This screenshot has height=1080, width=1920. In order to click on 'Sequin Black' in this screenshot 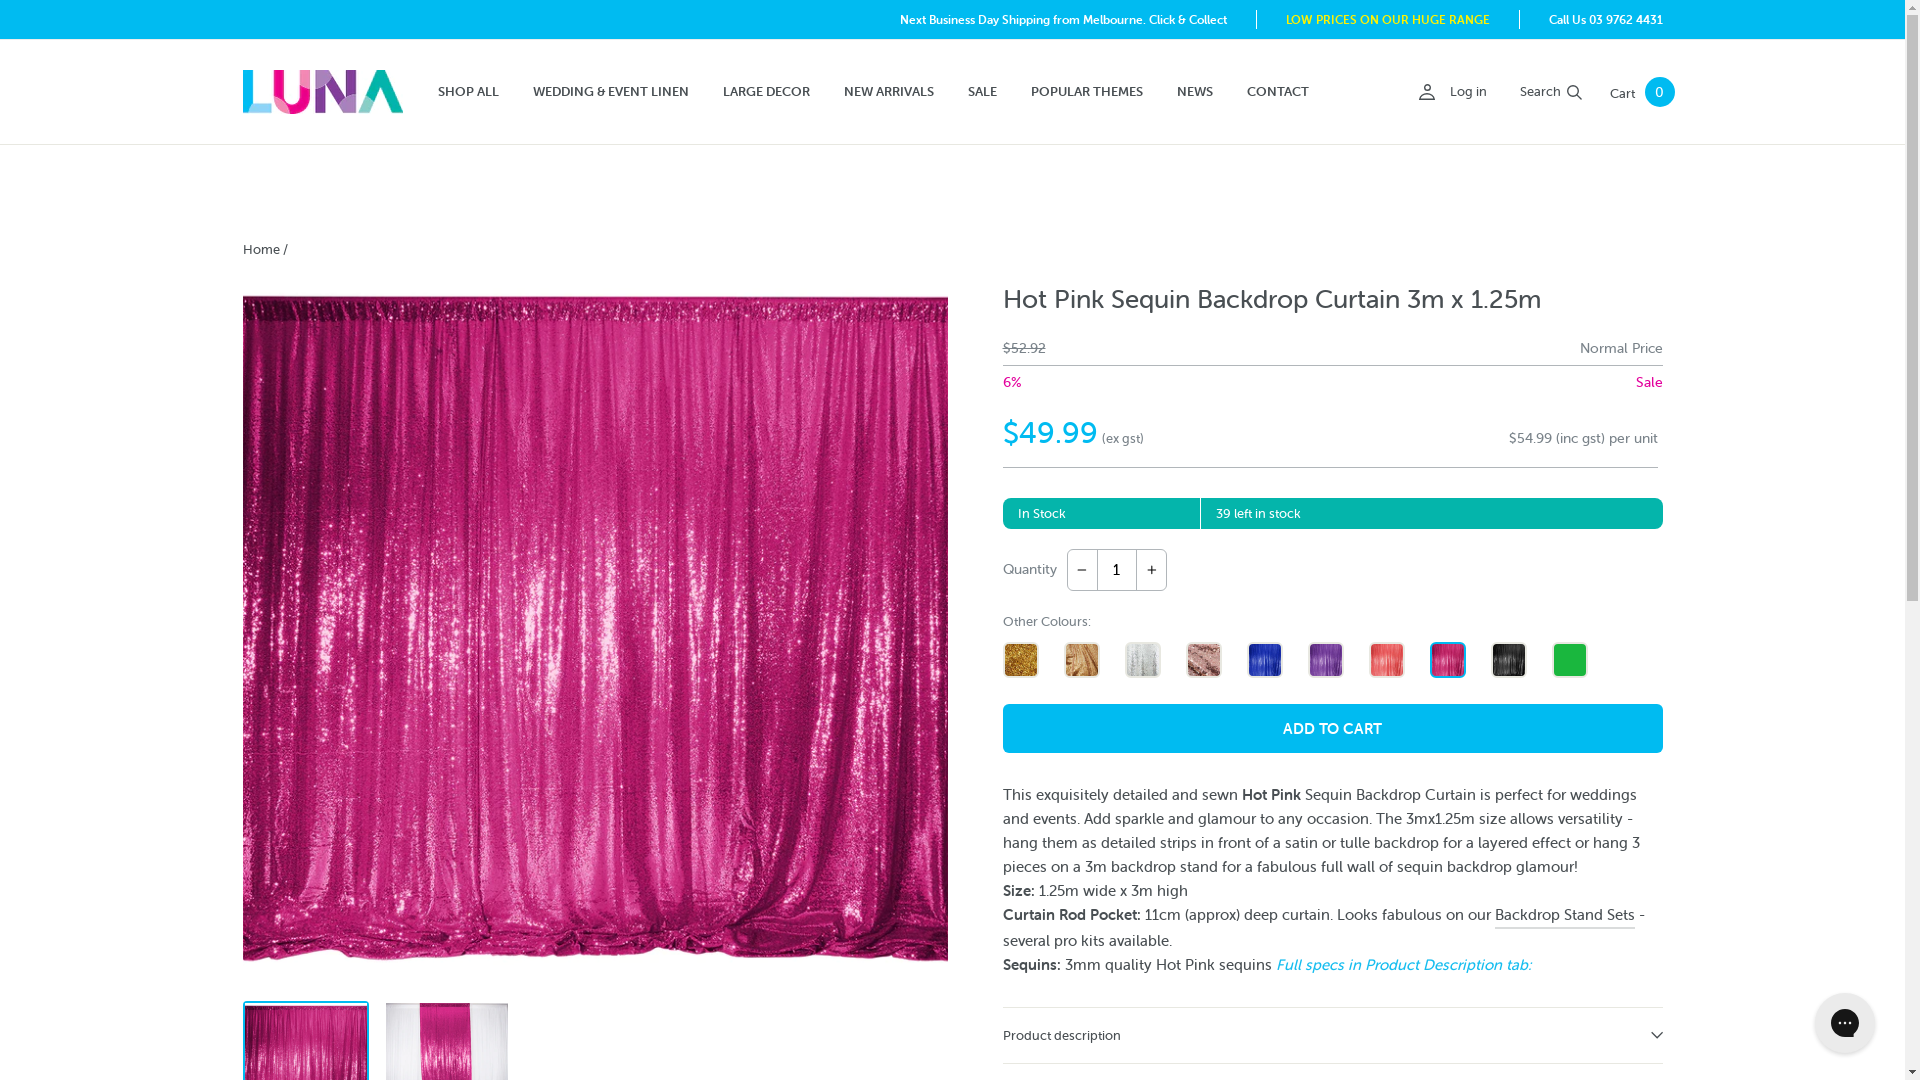, I will do `click(1507, 659)`.